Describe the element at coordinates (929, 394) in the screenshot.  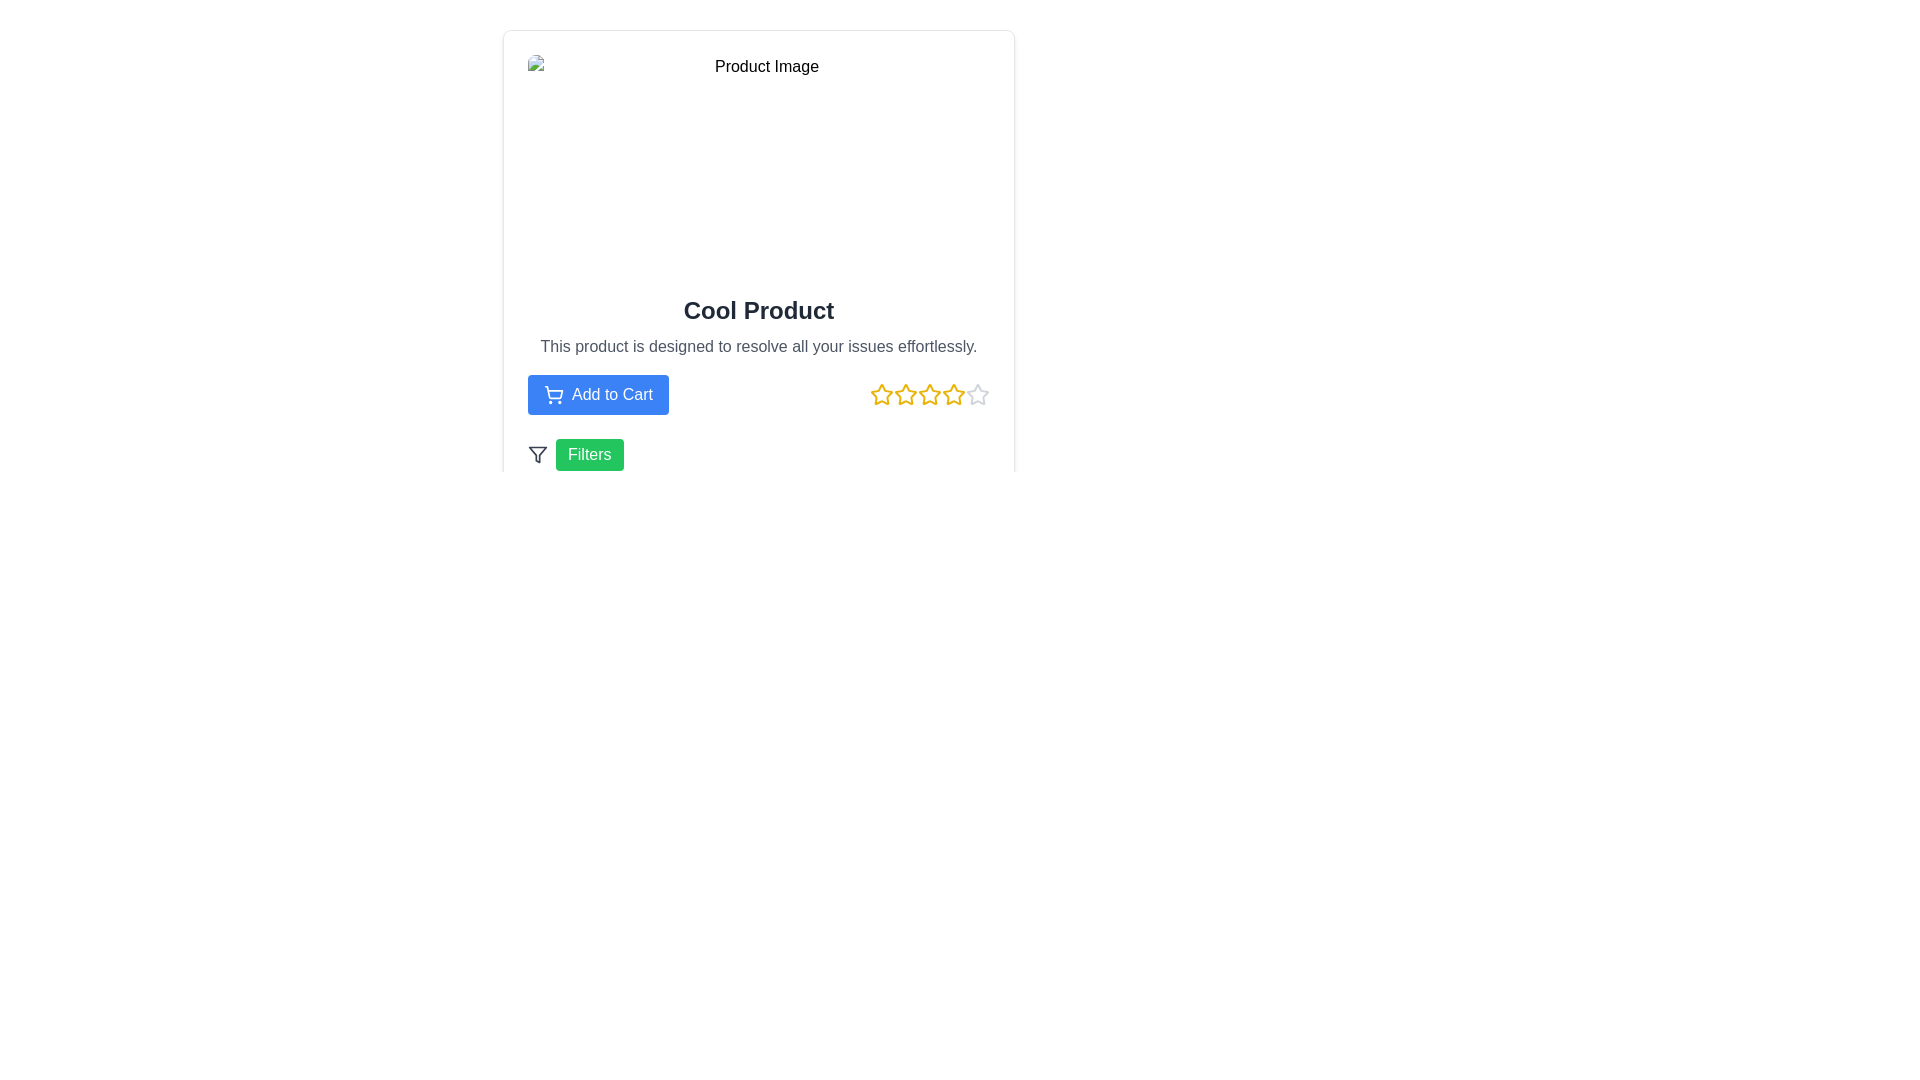
I see `the fourth rating star icon` at that location.